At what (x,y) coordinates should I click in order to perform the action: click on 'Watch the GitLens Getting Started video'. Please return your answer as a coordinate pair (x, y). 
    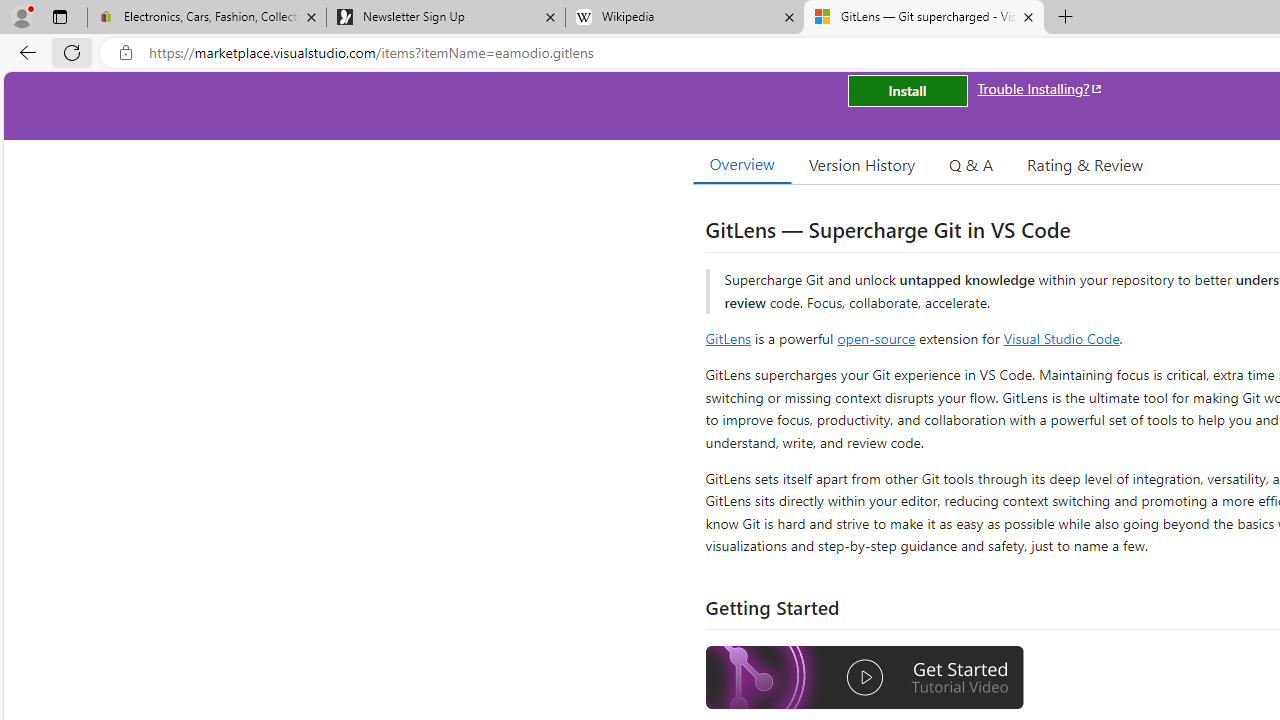
    Looking at the image, I should click on (865, 677).